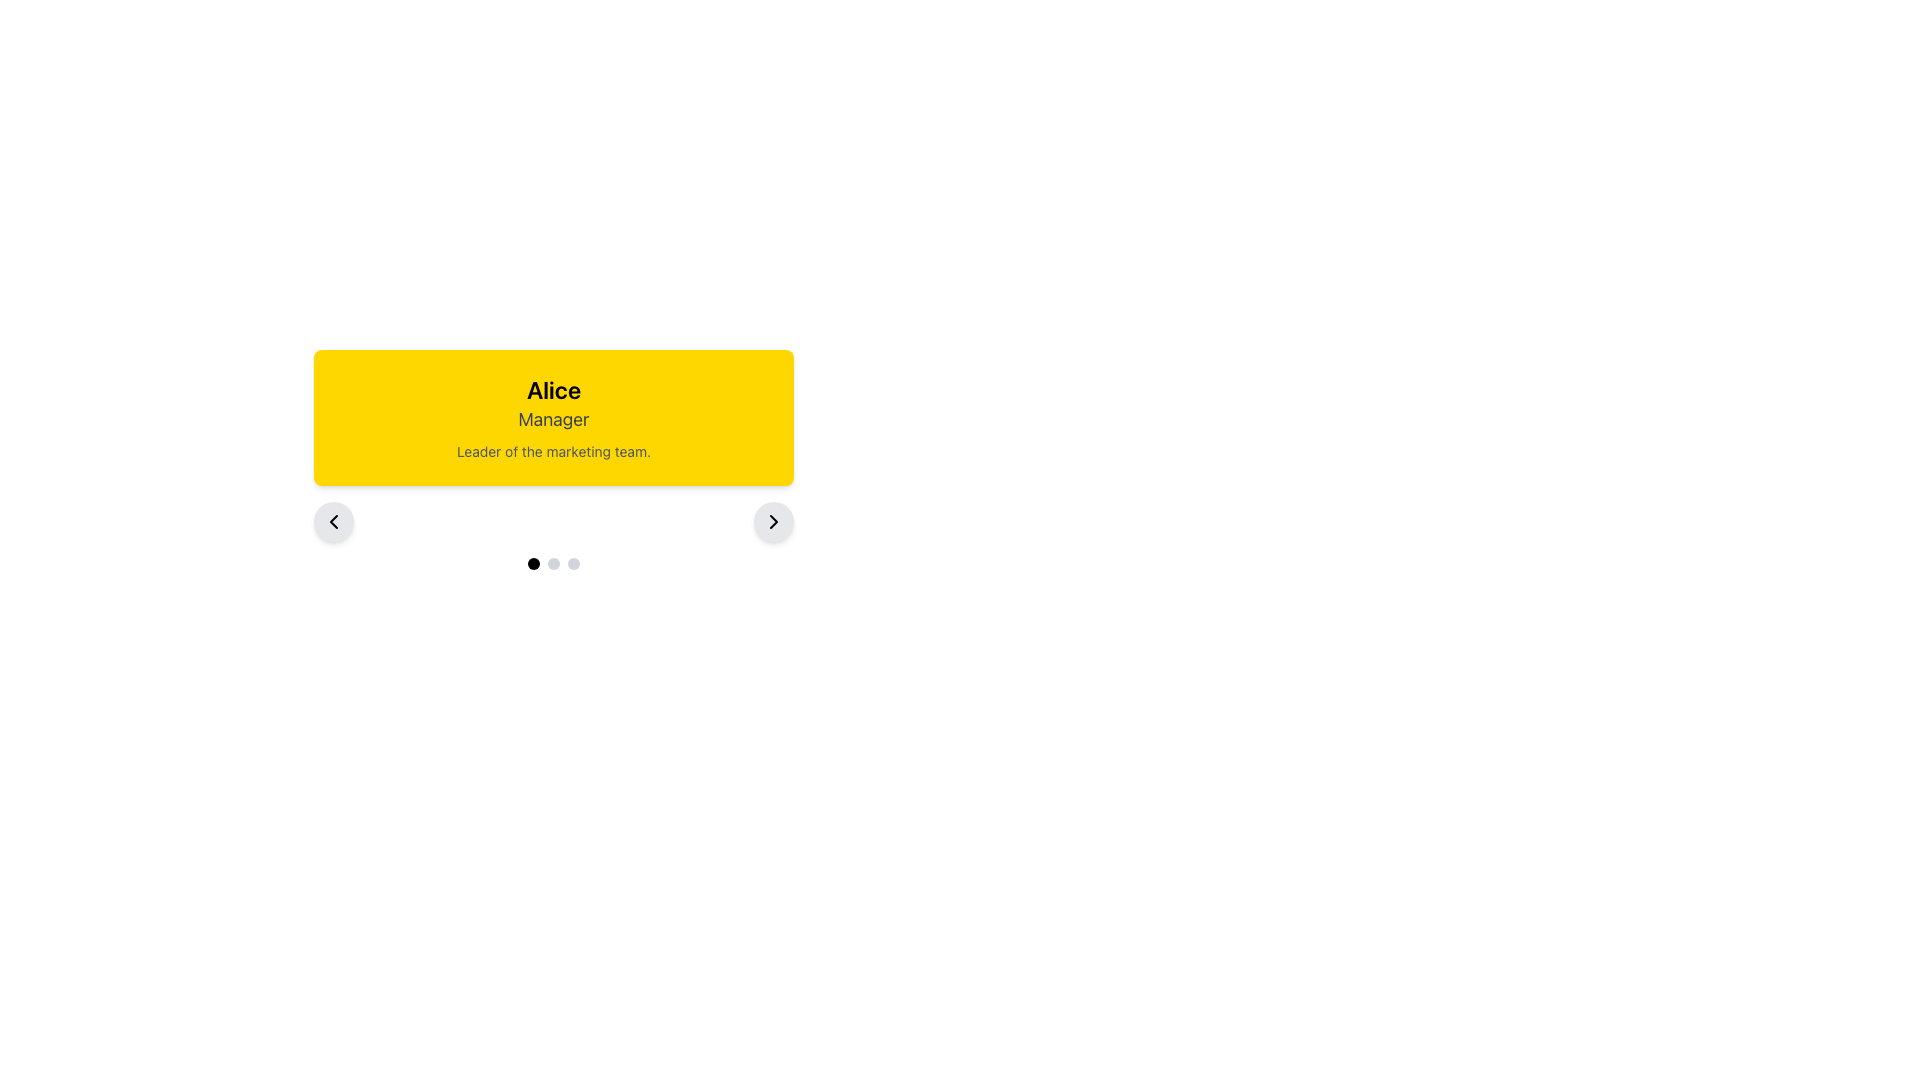 The image size is (1920, 1080). What do you see at coordinates (334, 520) in the screenshot?
I see `the navigation icon within the button located at the bottom-left corner of the yellow card labeled 'Alice'` at bounding box center [334, 520].